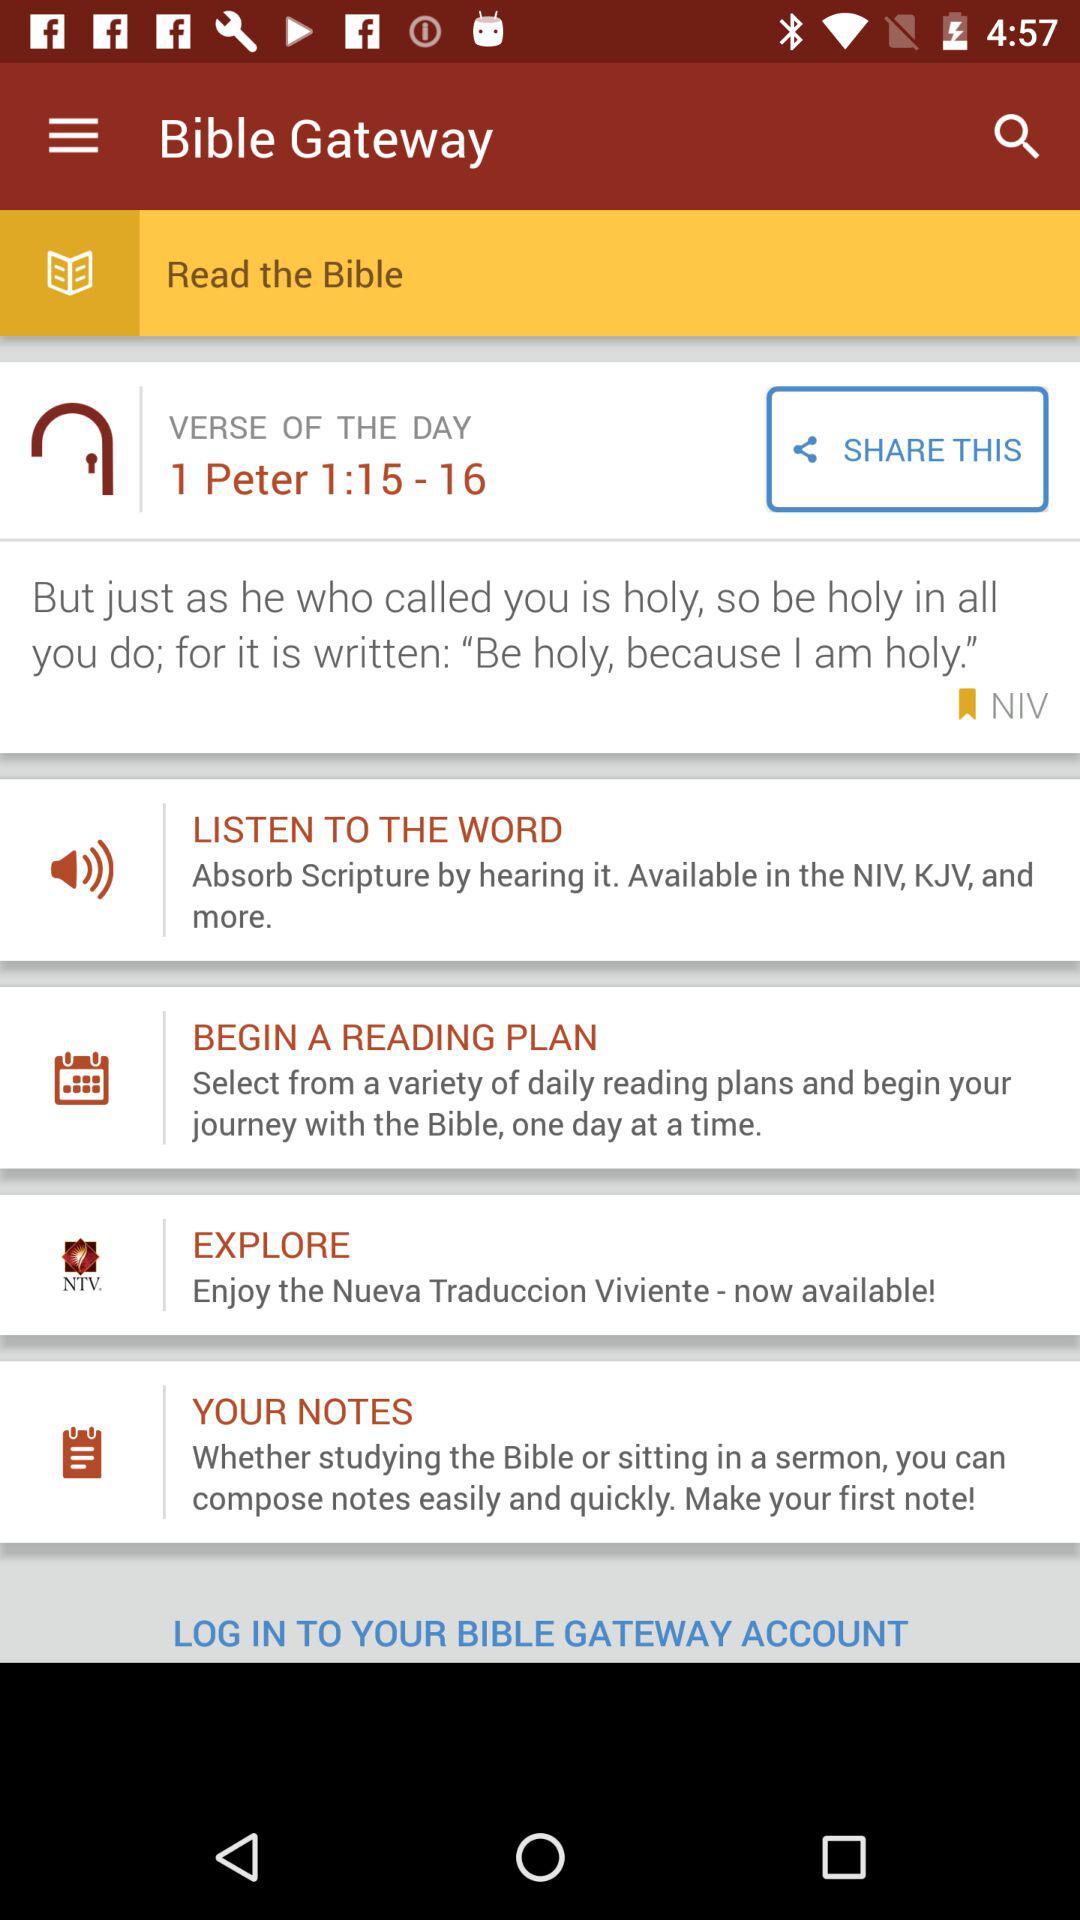  What do you see at coordinates (907, 448) in the screenshot?
I see `the share this item` at bounding box center [907, 448].